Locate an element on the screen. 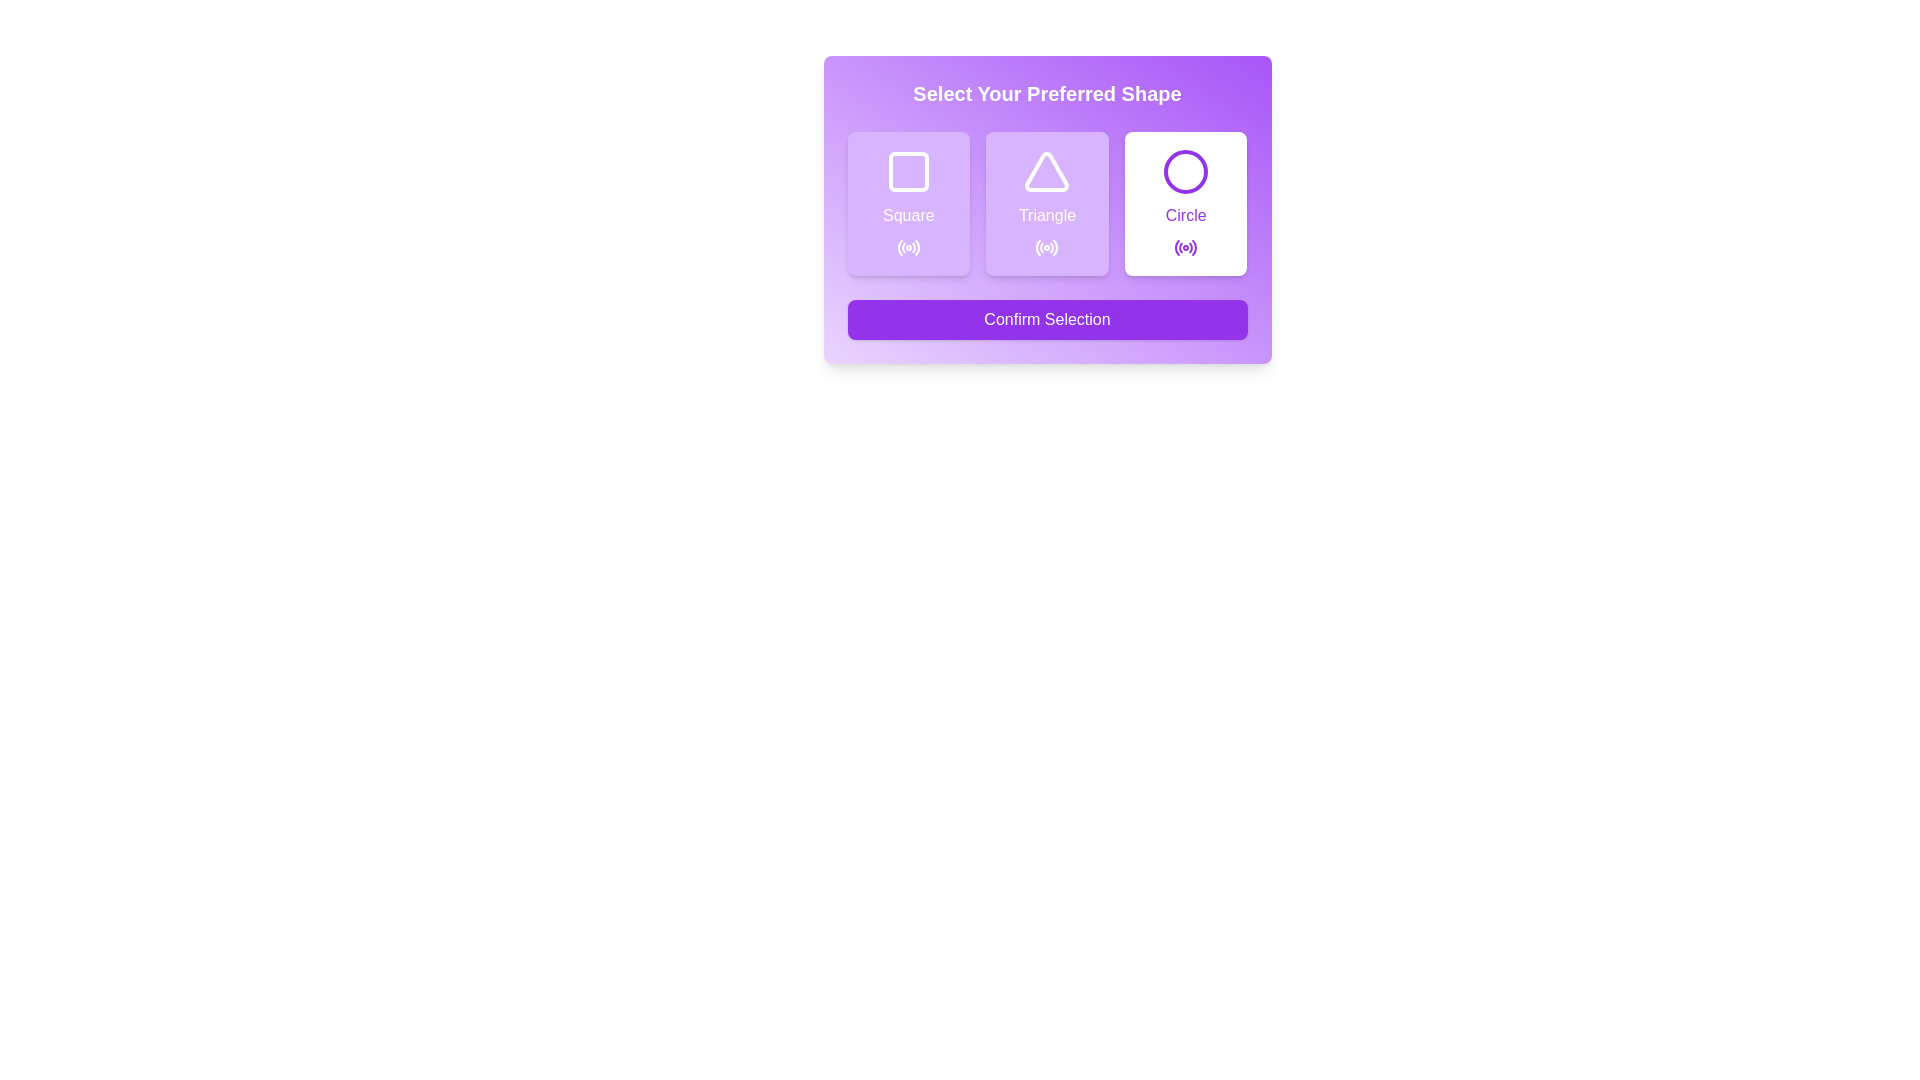  the text label 'Square' displayed in medium-sized, capitalized letters on a purple card located in the bottom section of the leftmost card in a horizontal selection group is located at coordinates (907, 216).